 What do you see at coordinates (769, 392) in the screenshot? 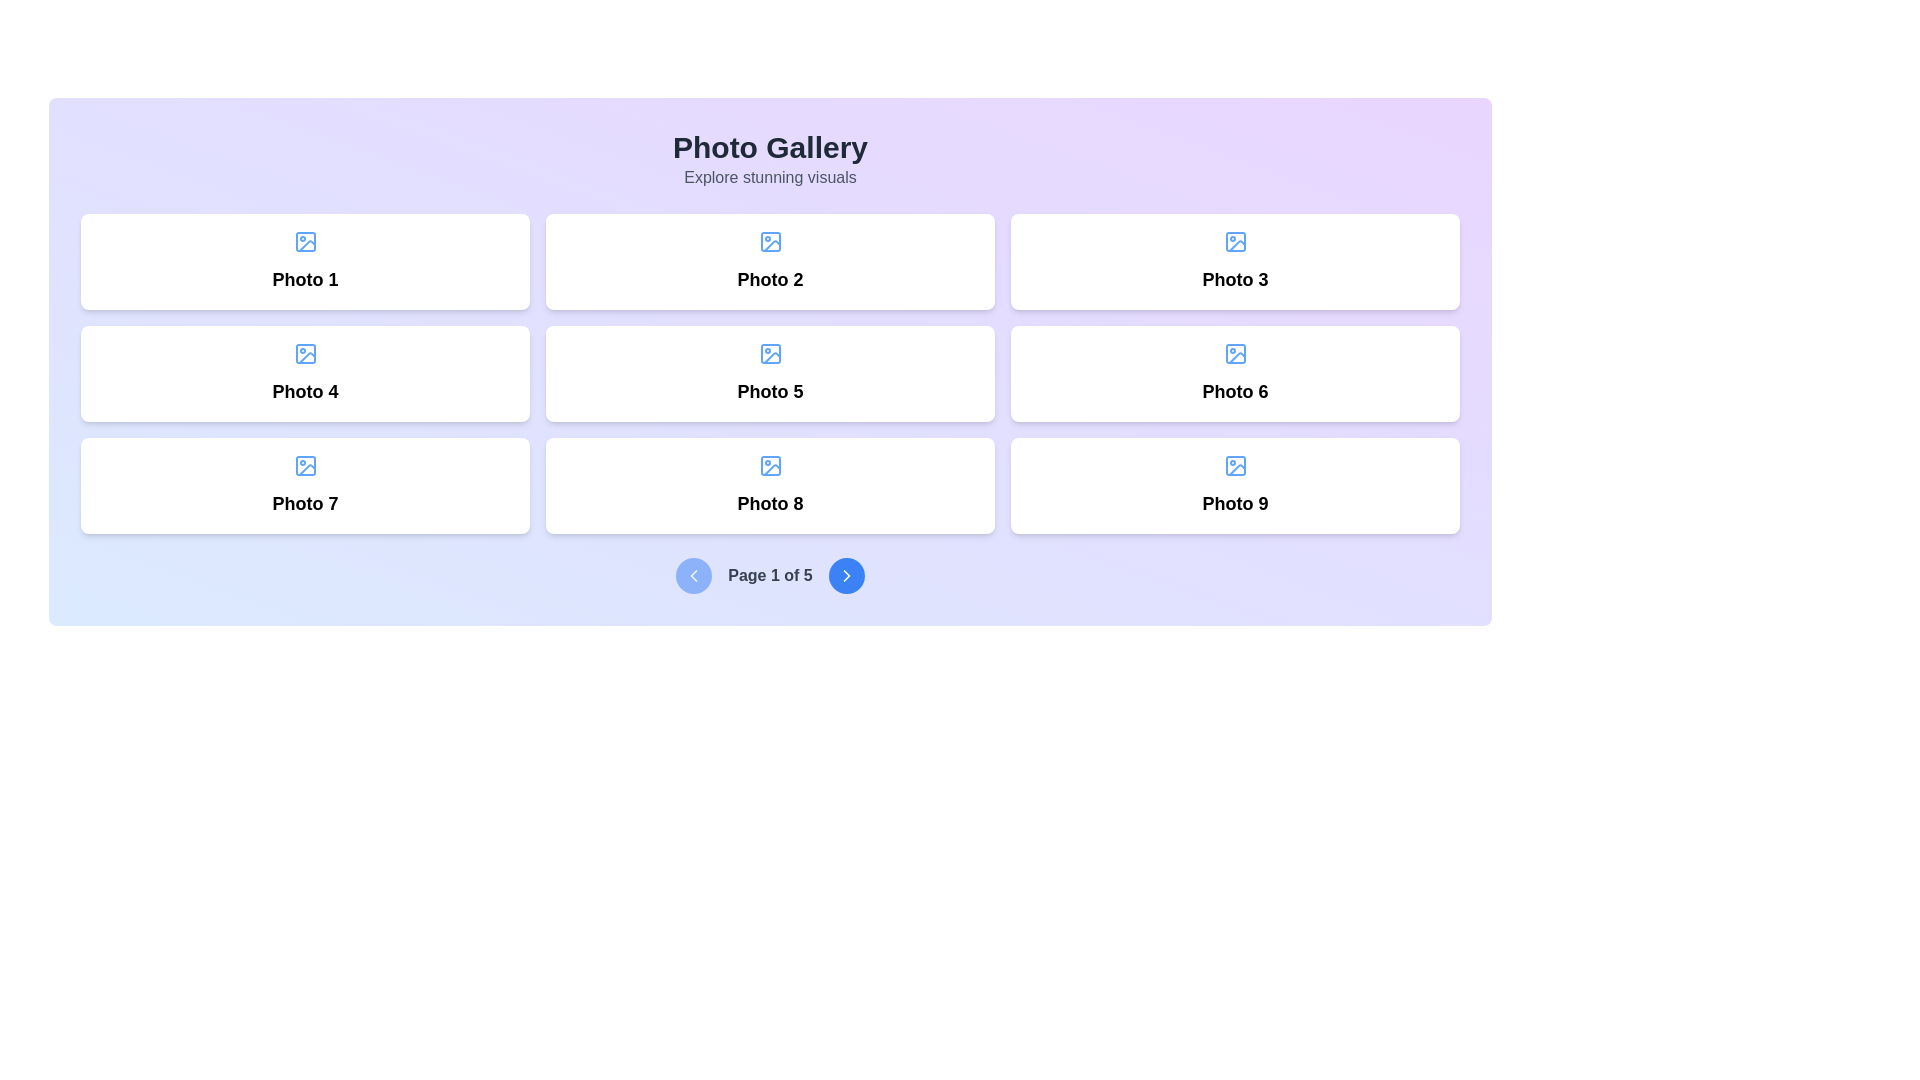
I see `the 'Photo 5' Text Label located in the second row and middle column of the three-by-three grid layout` at bounding box center [769, 392].